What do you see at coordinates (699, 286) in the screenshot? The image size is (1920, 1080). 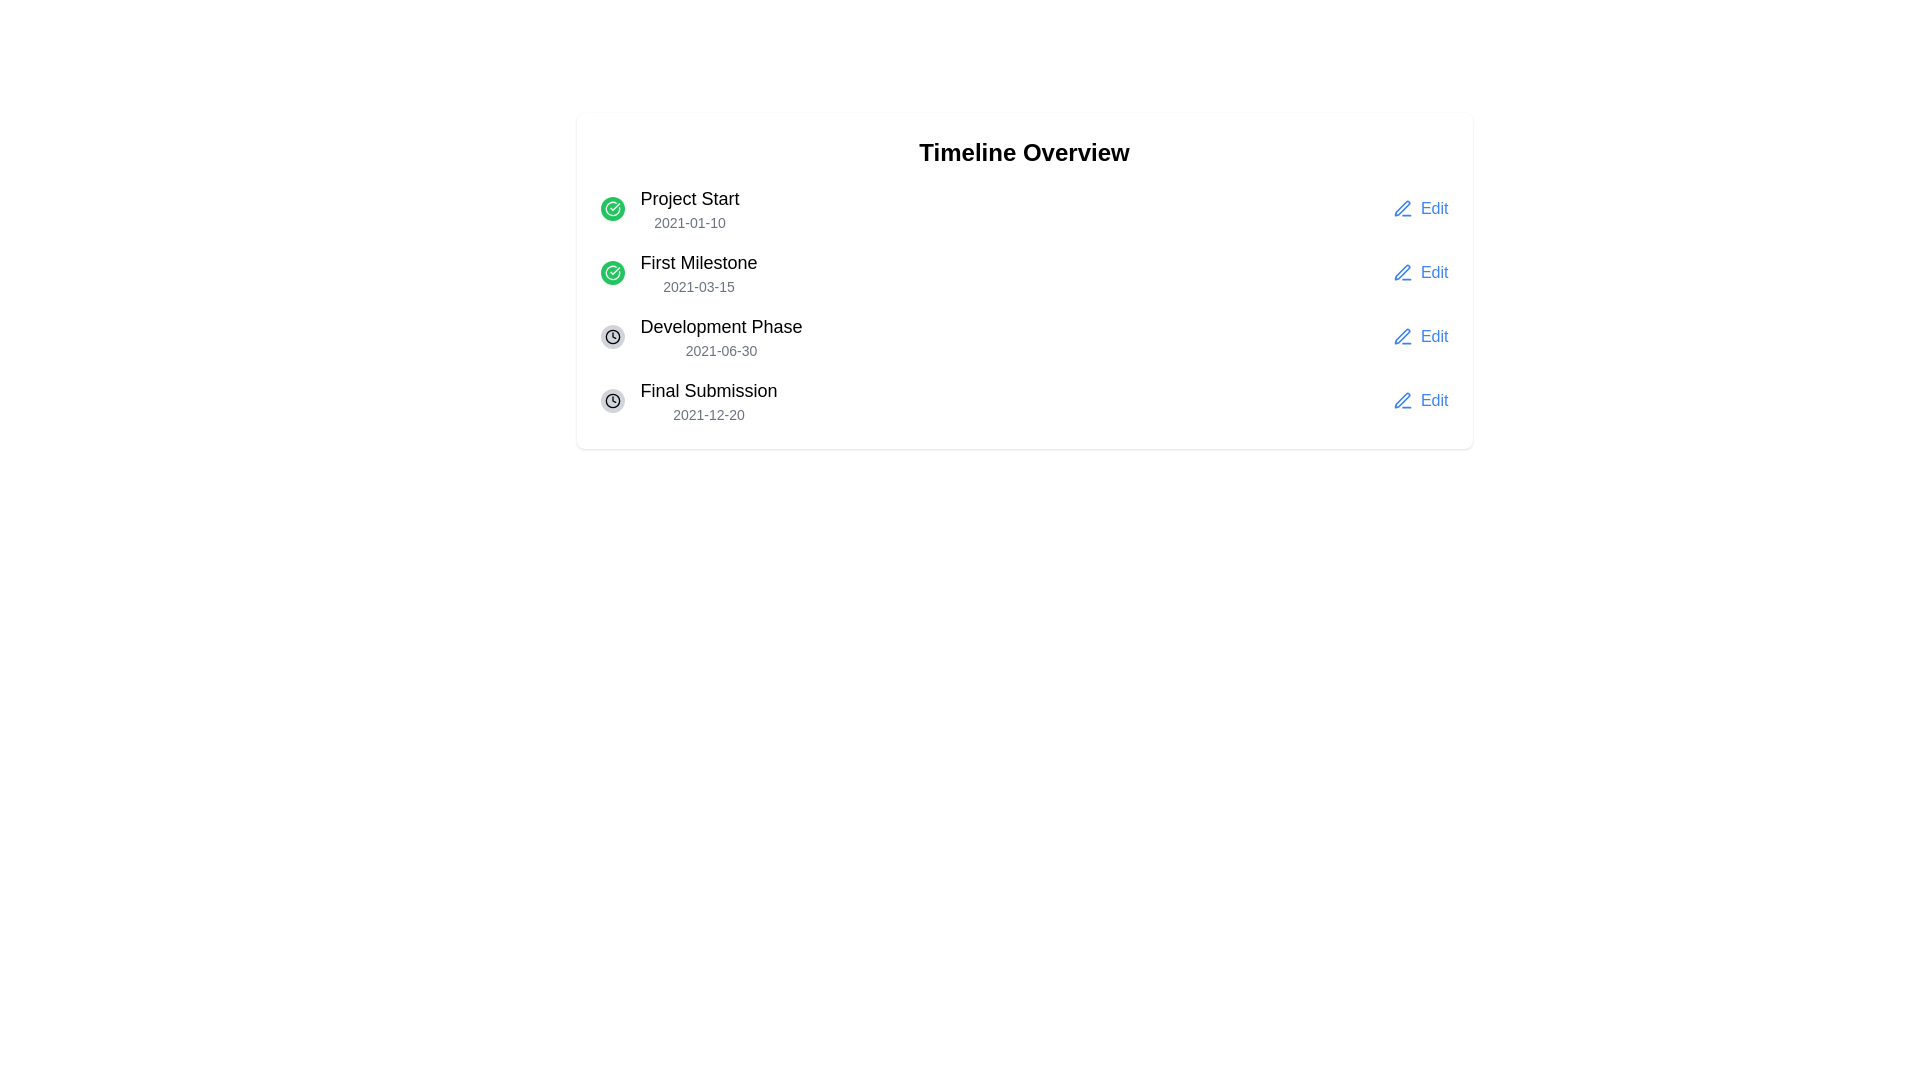 I see `the static text displaying the date associated with 'First Milestone', located beneath the title in the timeline overview list` at bounding box center [699, 286].